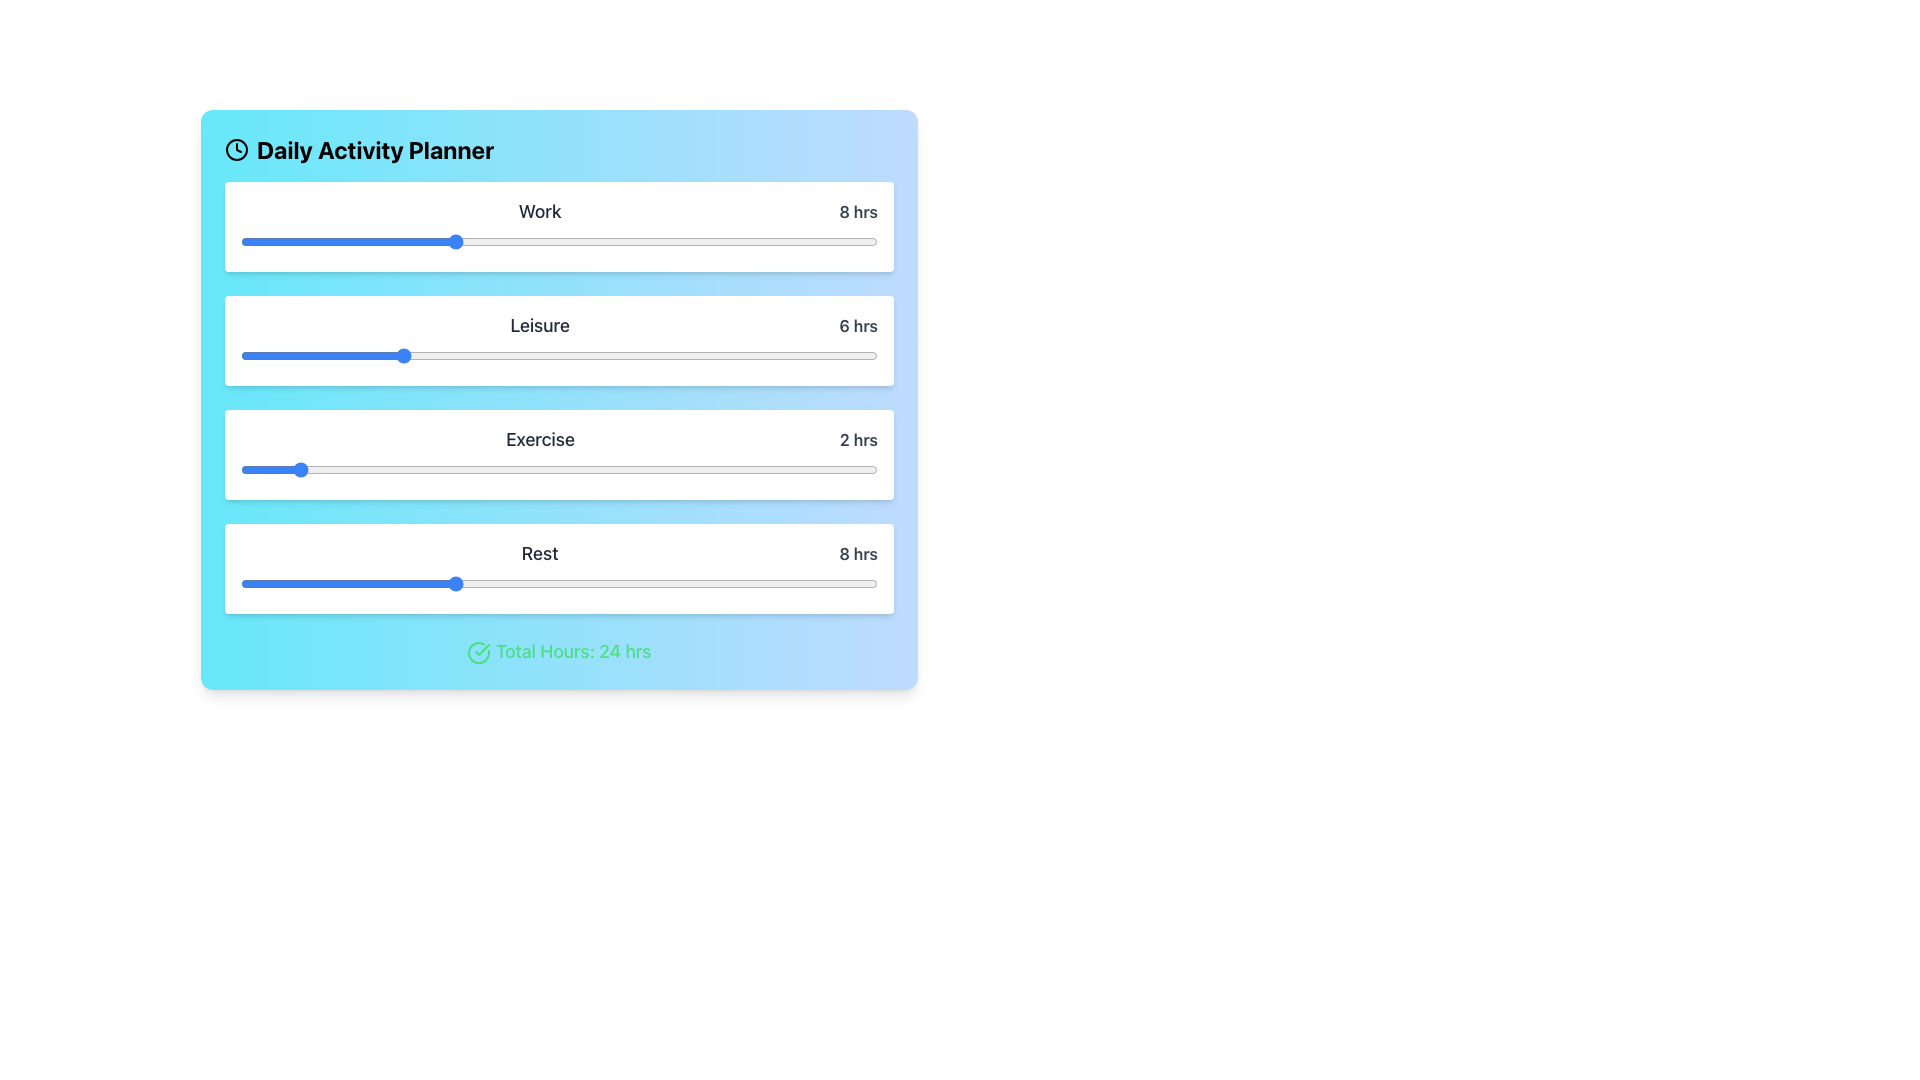 The height and width of the screenshot is (1080, 1920). What do you see at coordinates (584, 583) in the screenshot?
I see `the 'Rest' hours` at bounding box center [584, 583].